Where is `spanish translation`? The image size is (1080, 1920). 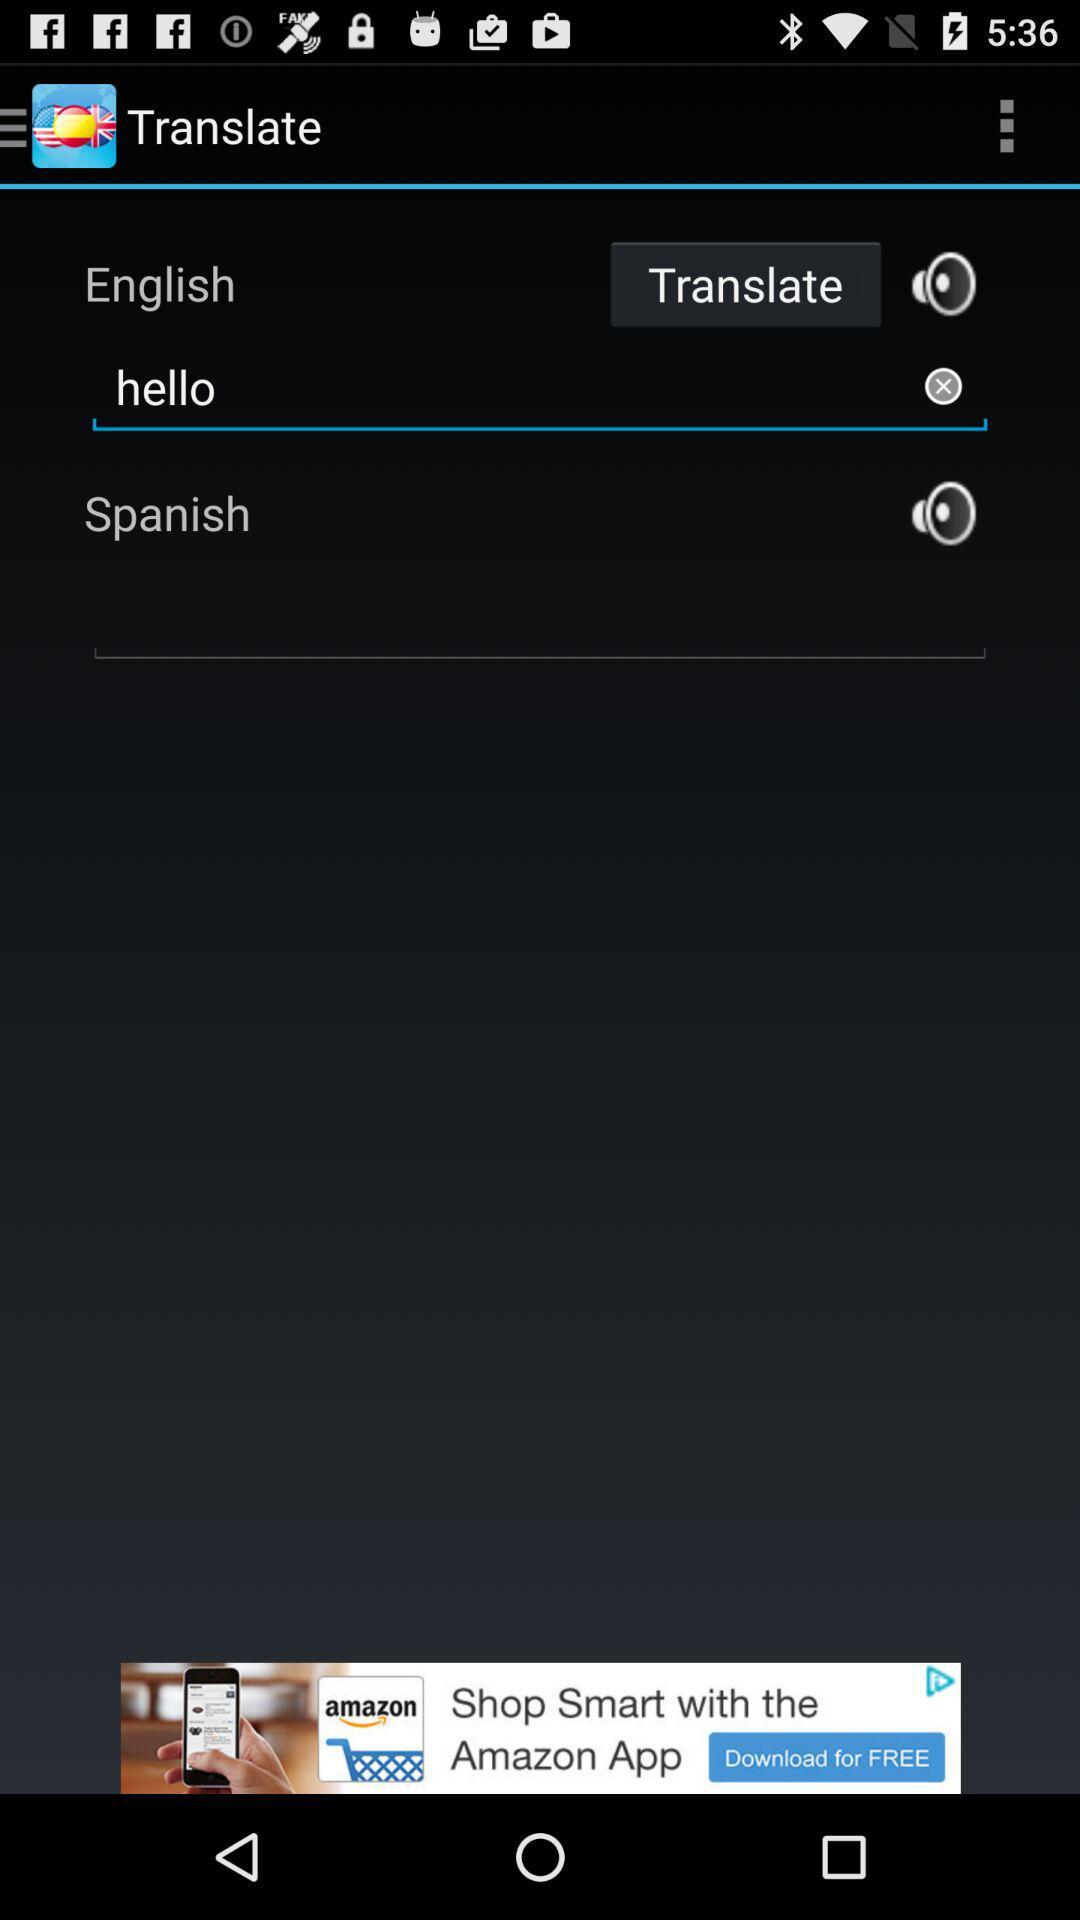 spanish translation is located at coordinates (943, 513).